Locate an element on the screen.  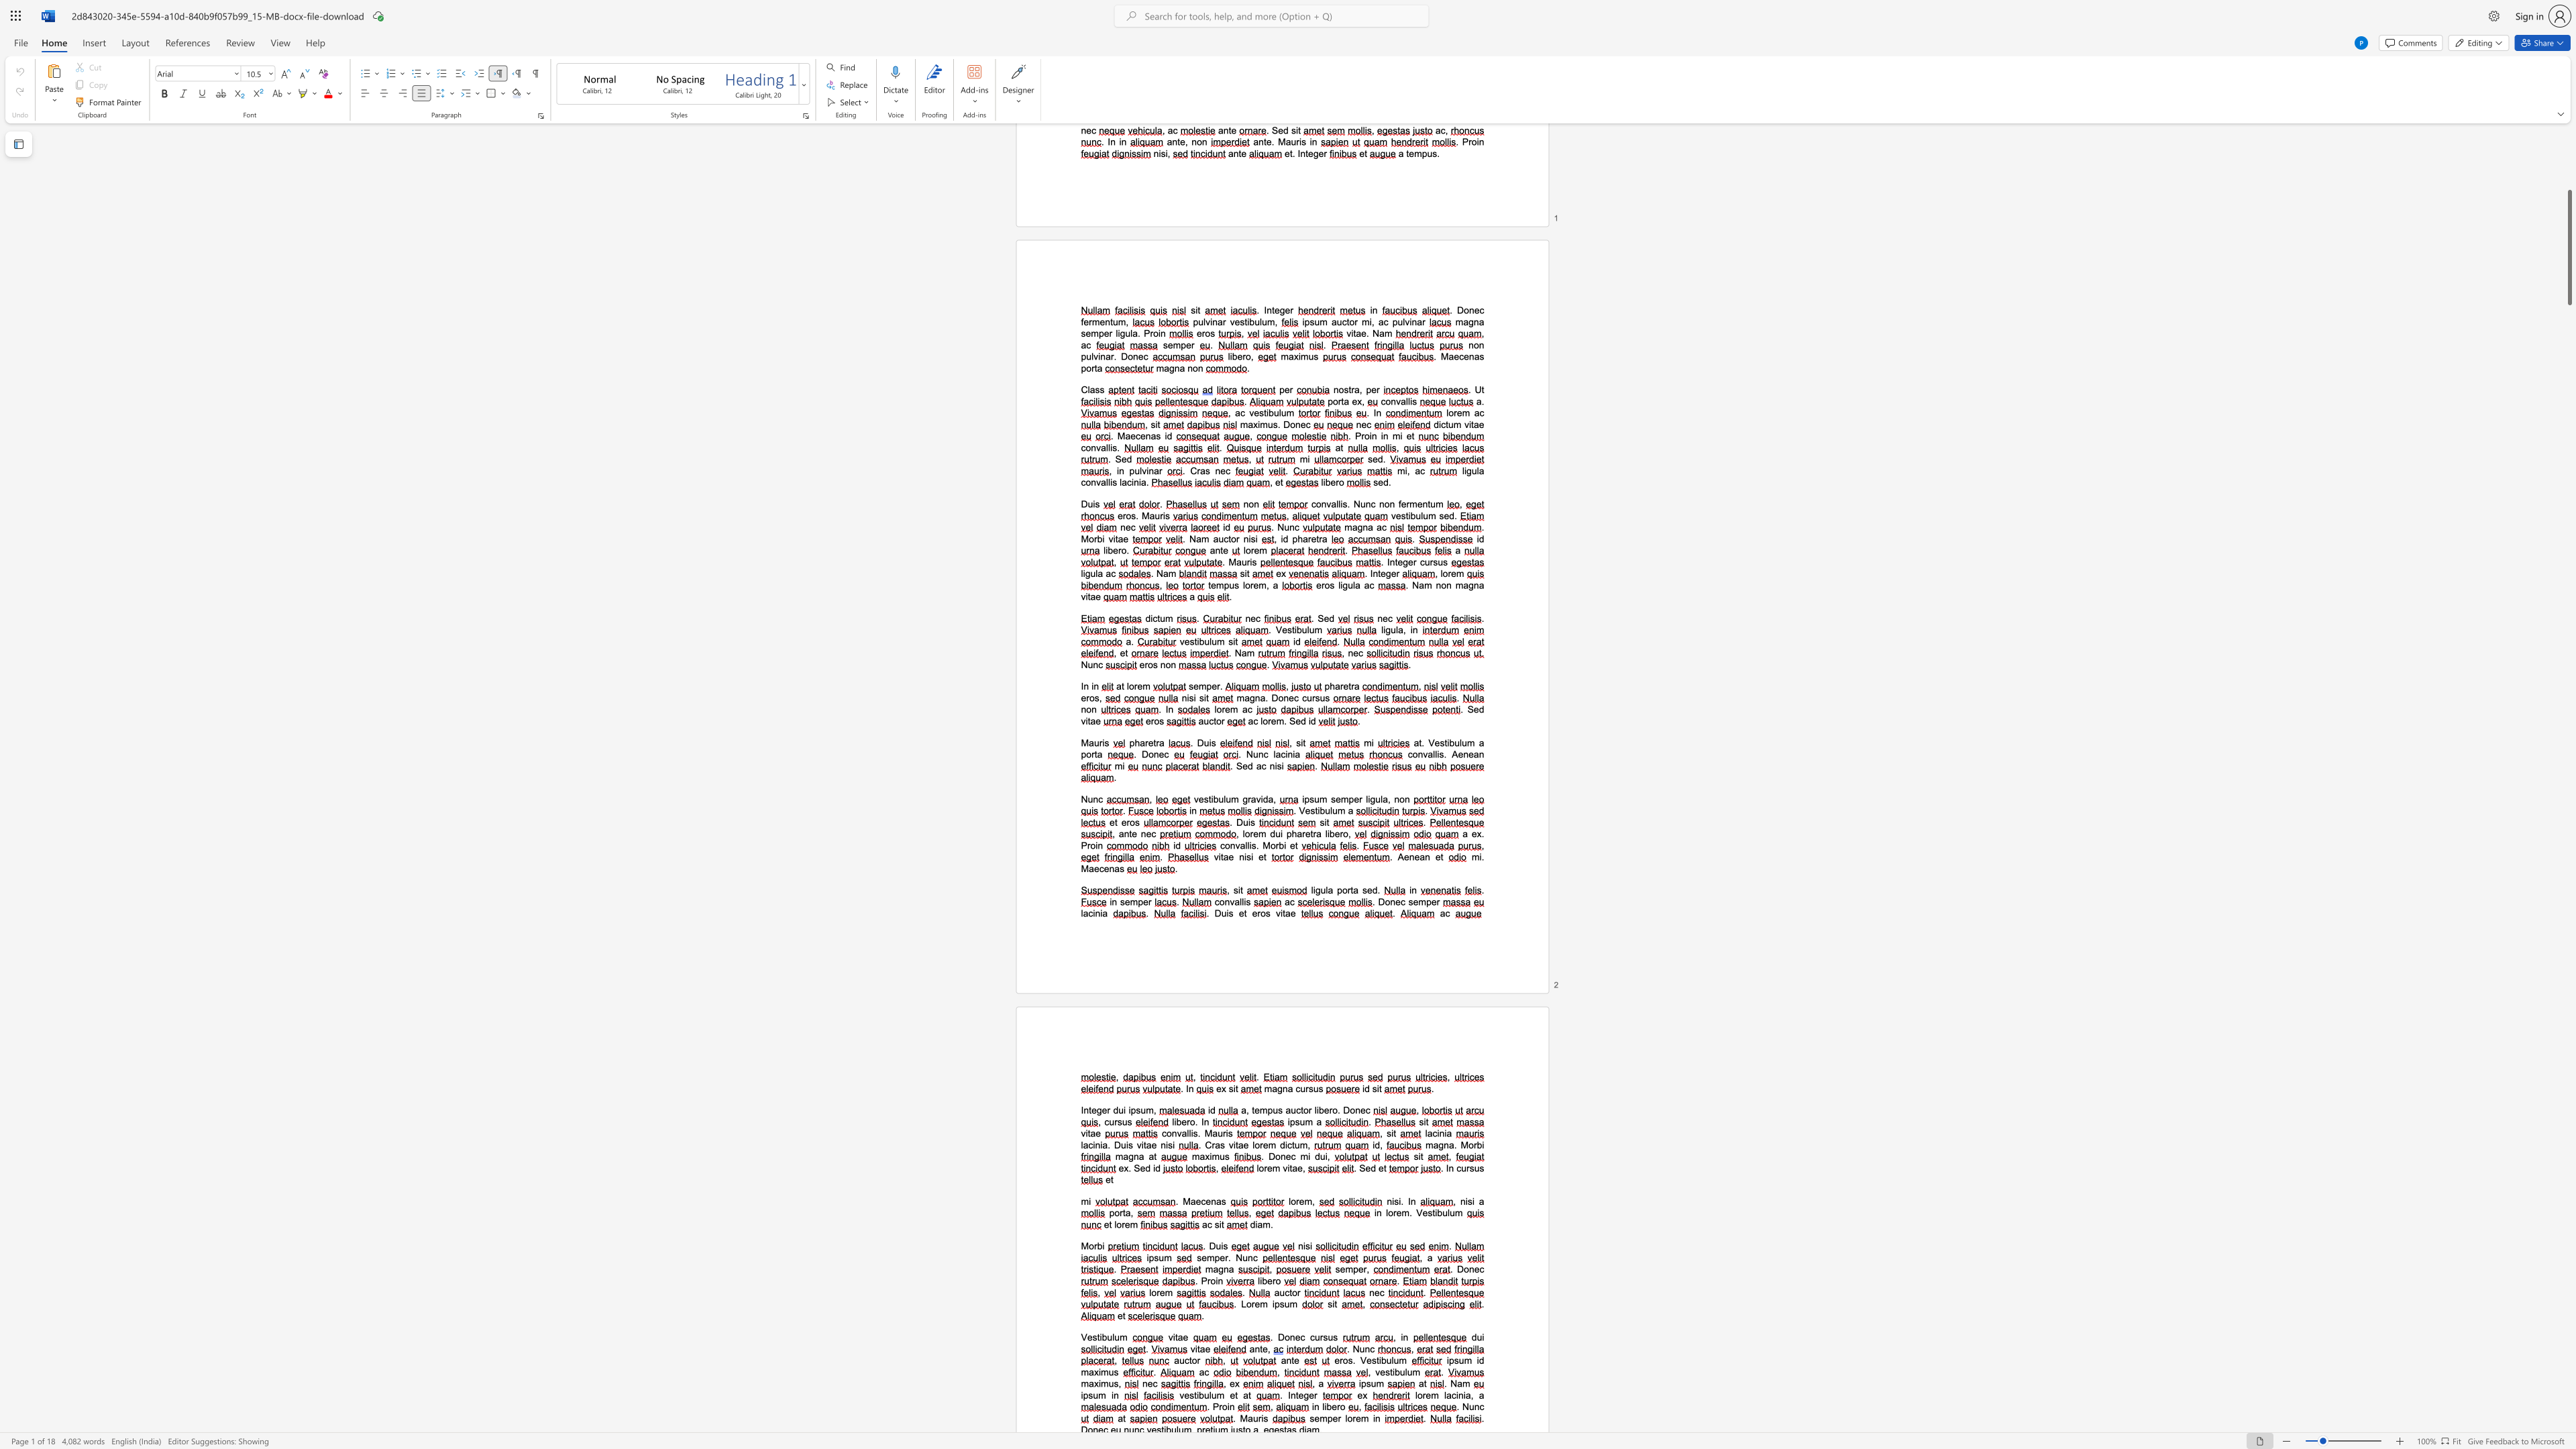
the space between the continuous character "i" and "." in the text is located at coordinates (1400, 1201).